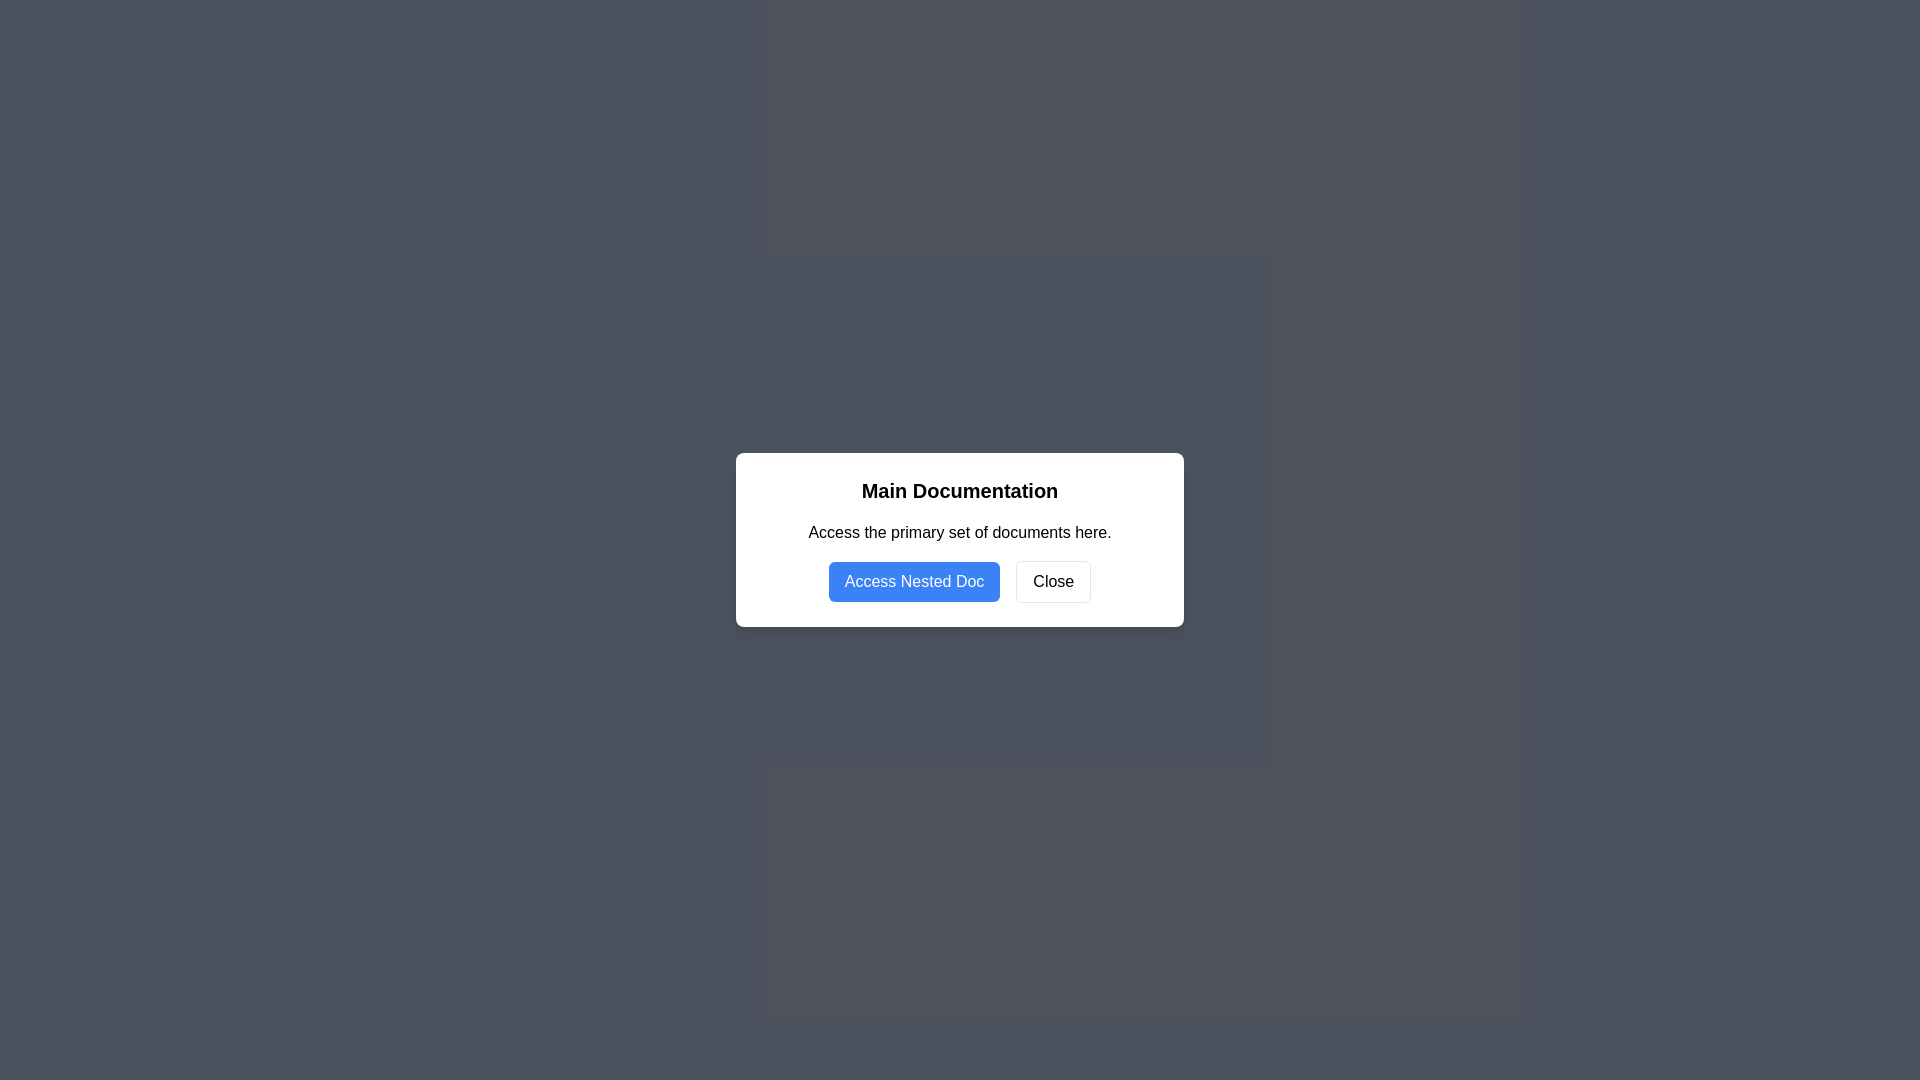 The image size is (1920, 1080). Describe the element at coordinates (1052, 582) in the screenshot. I see `the close button located to the right of the 'Access Nested Doc' button at the bottom of the dialog box` at that location.